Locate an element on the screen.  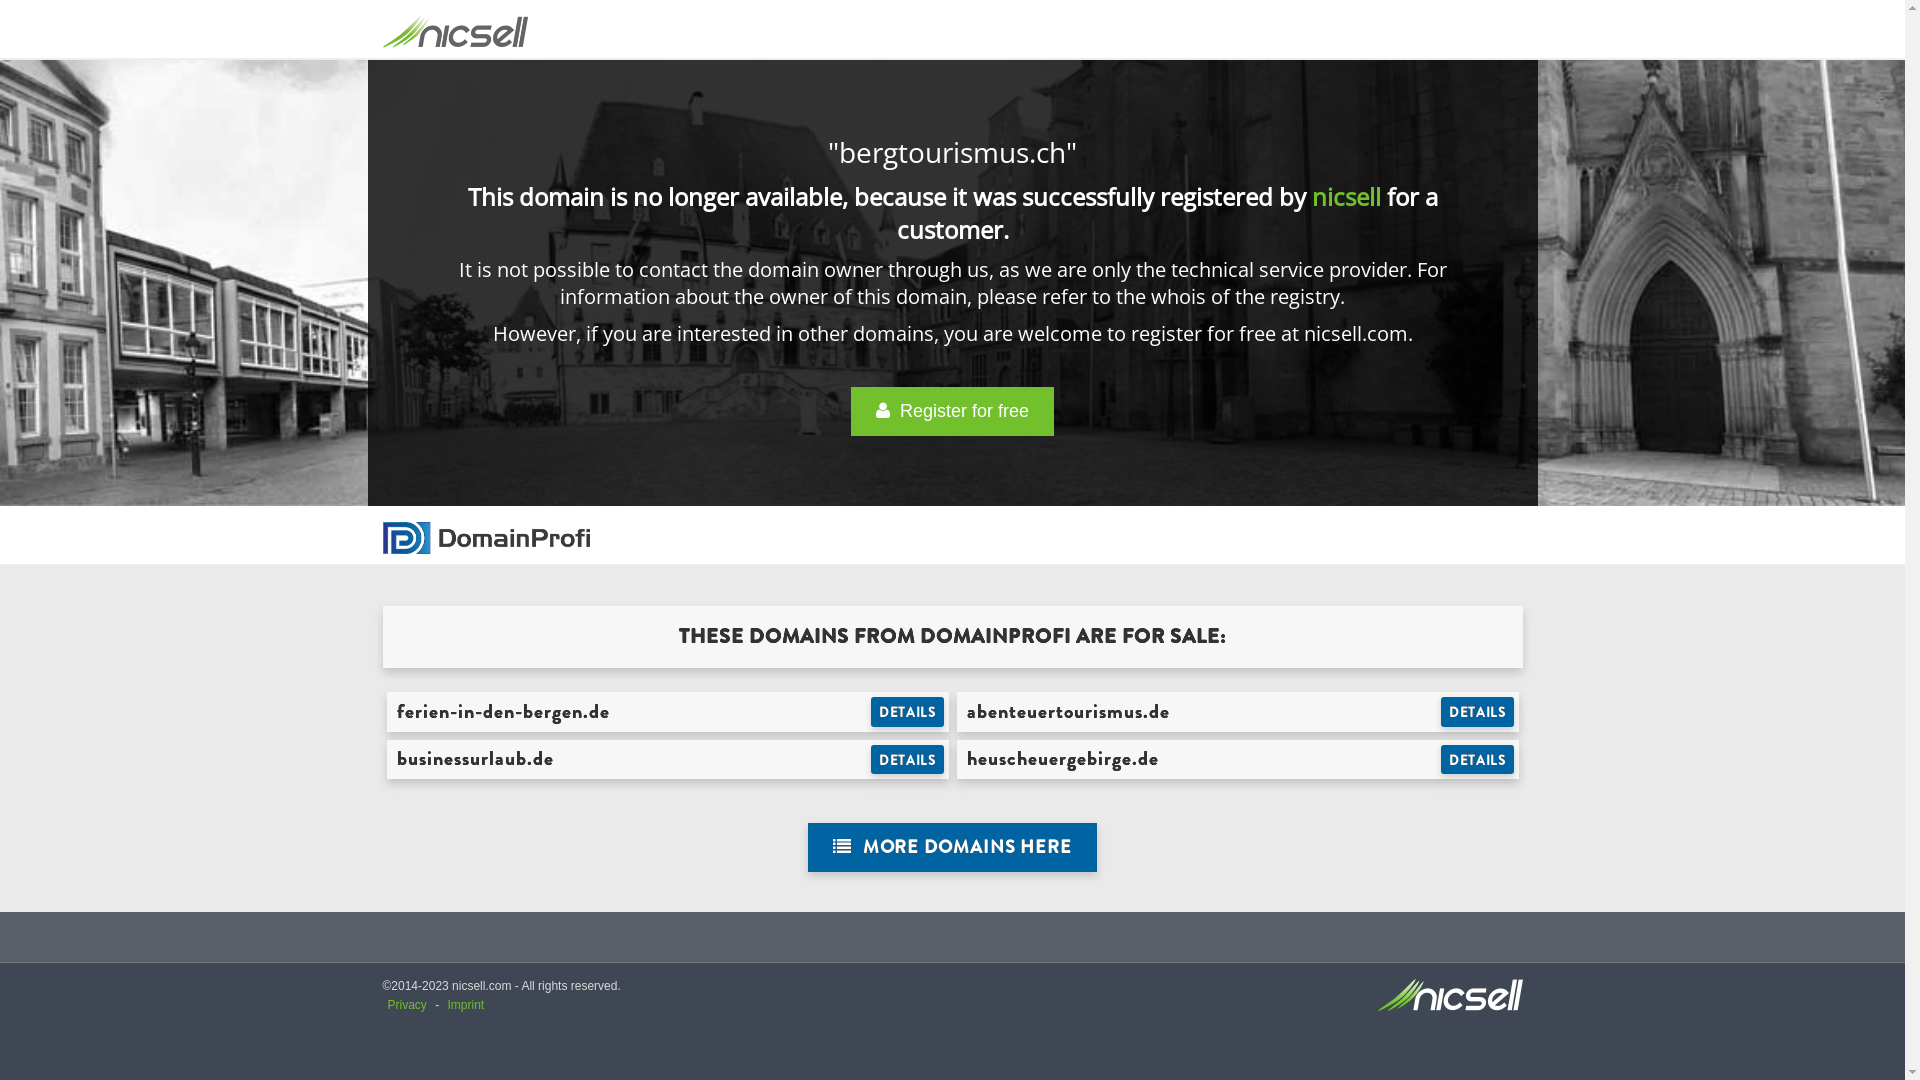
'  MORE DOMAINS HERE' is located at coordinates (951, 847).